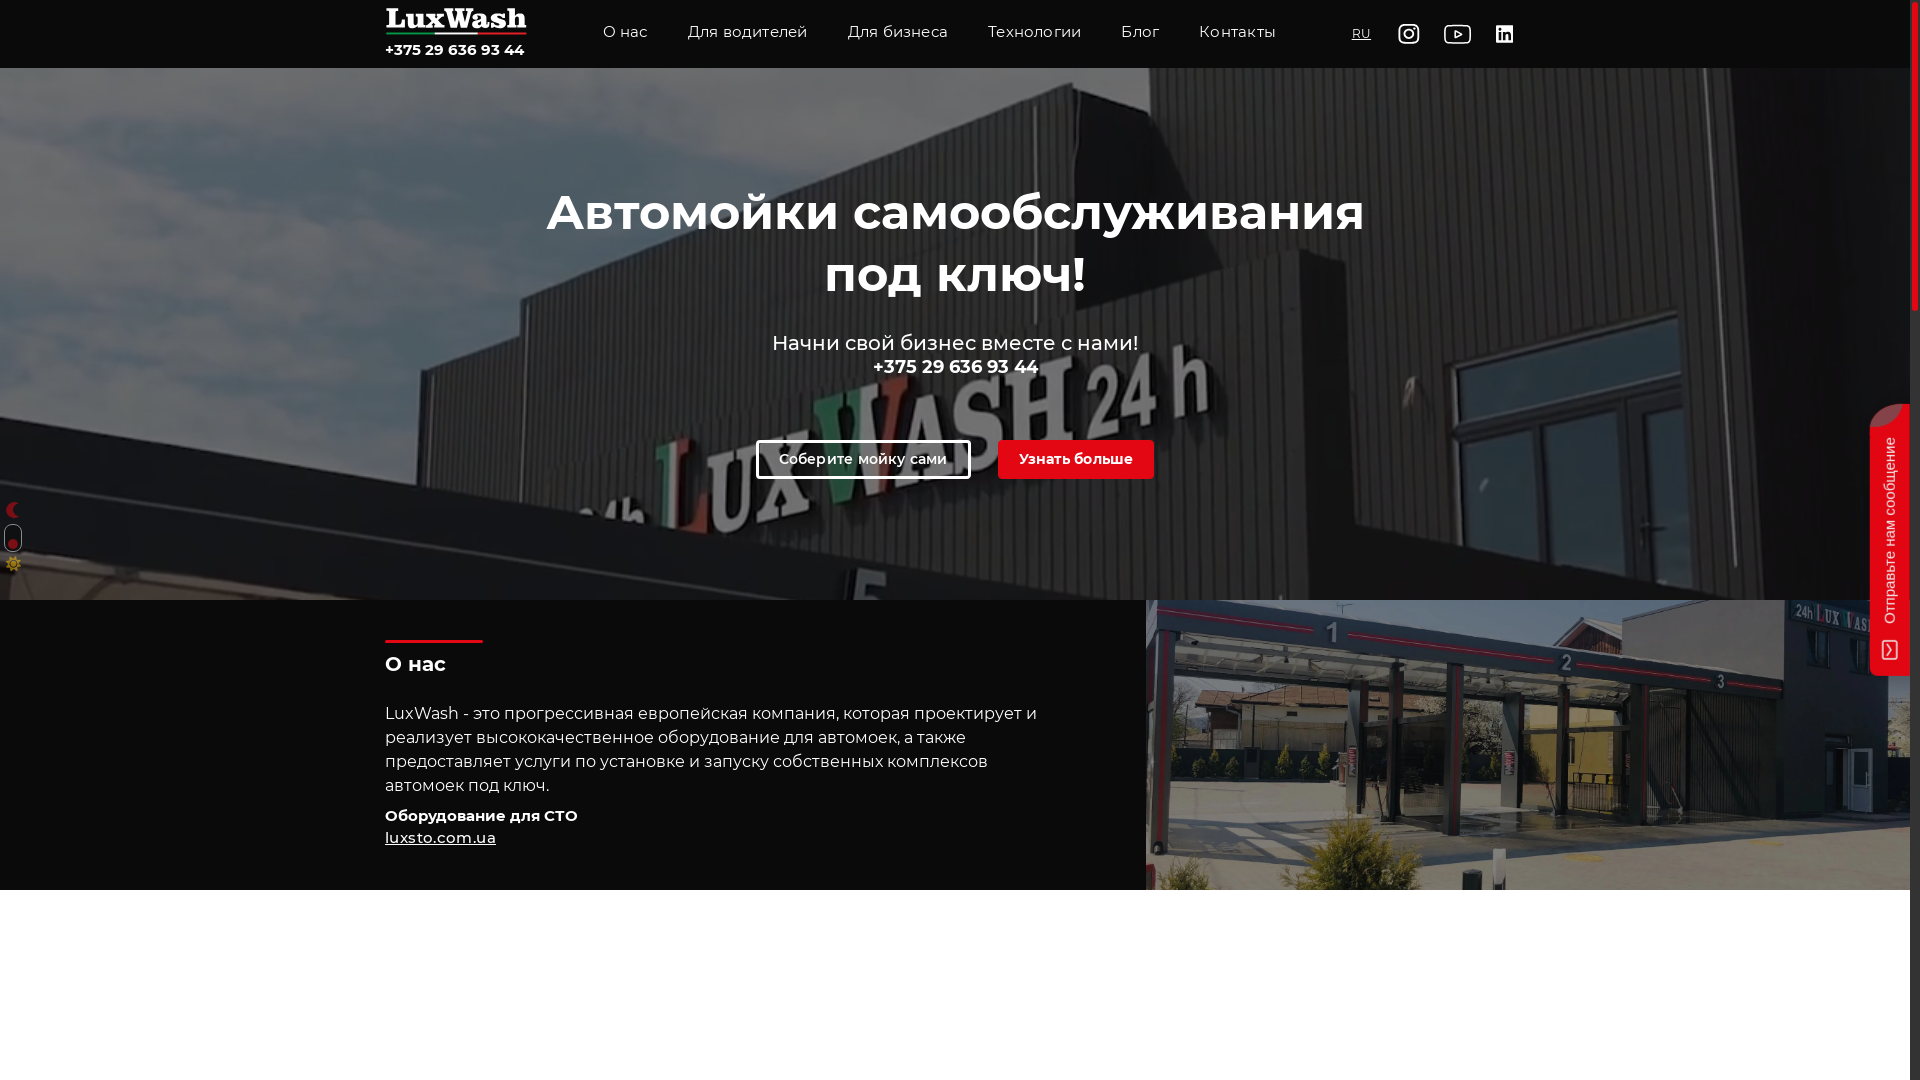  Describe the element at coordinates (384, 837) in the screenshot. I see `'luxsto.com.ua'` at that location.